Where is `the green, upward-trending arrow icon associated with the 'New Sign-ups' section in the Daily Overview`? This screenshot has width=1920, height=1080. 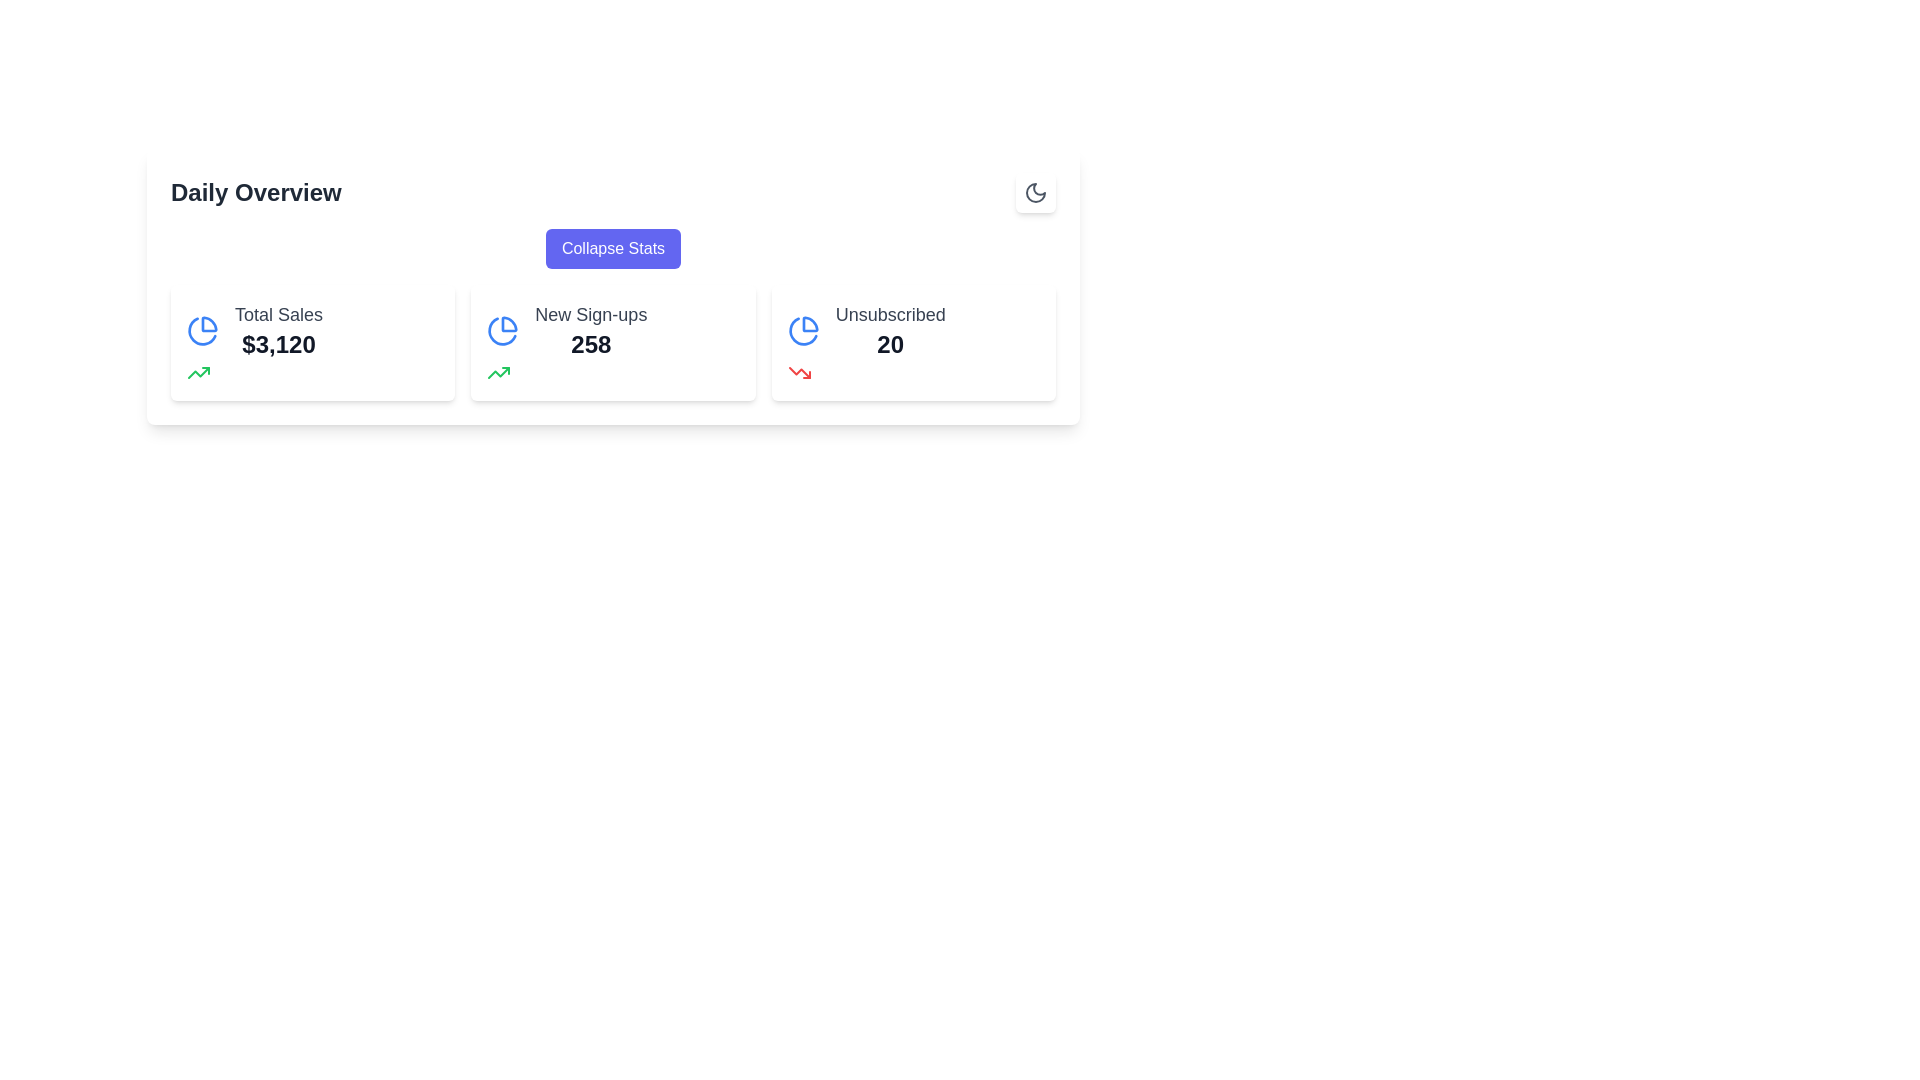 the green, upward-trending arrow icon associated with the 'New Sign-ups' section in the Daily Overview is located at coordinates (198, 373).